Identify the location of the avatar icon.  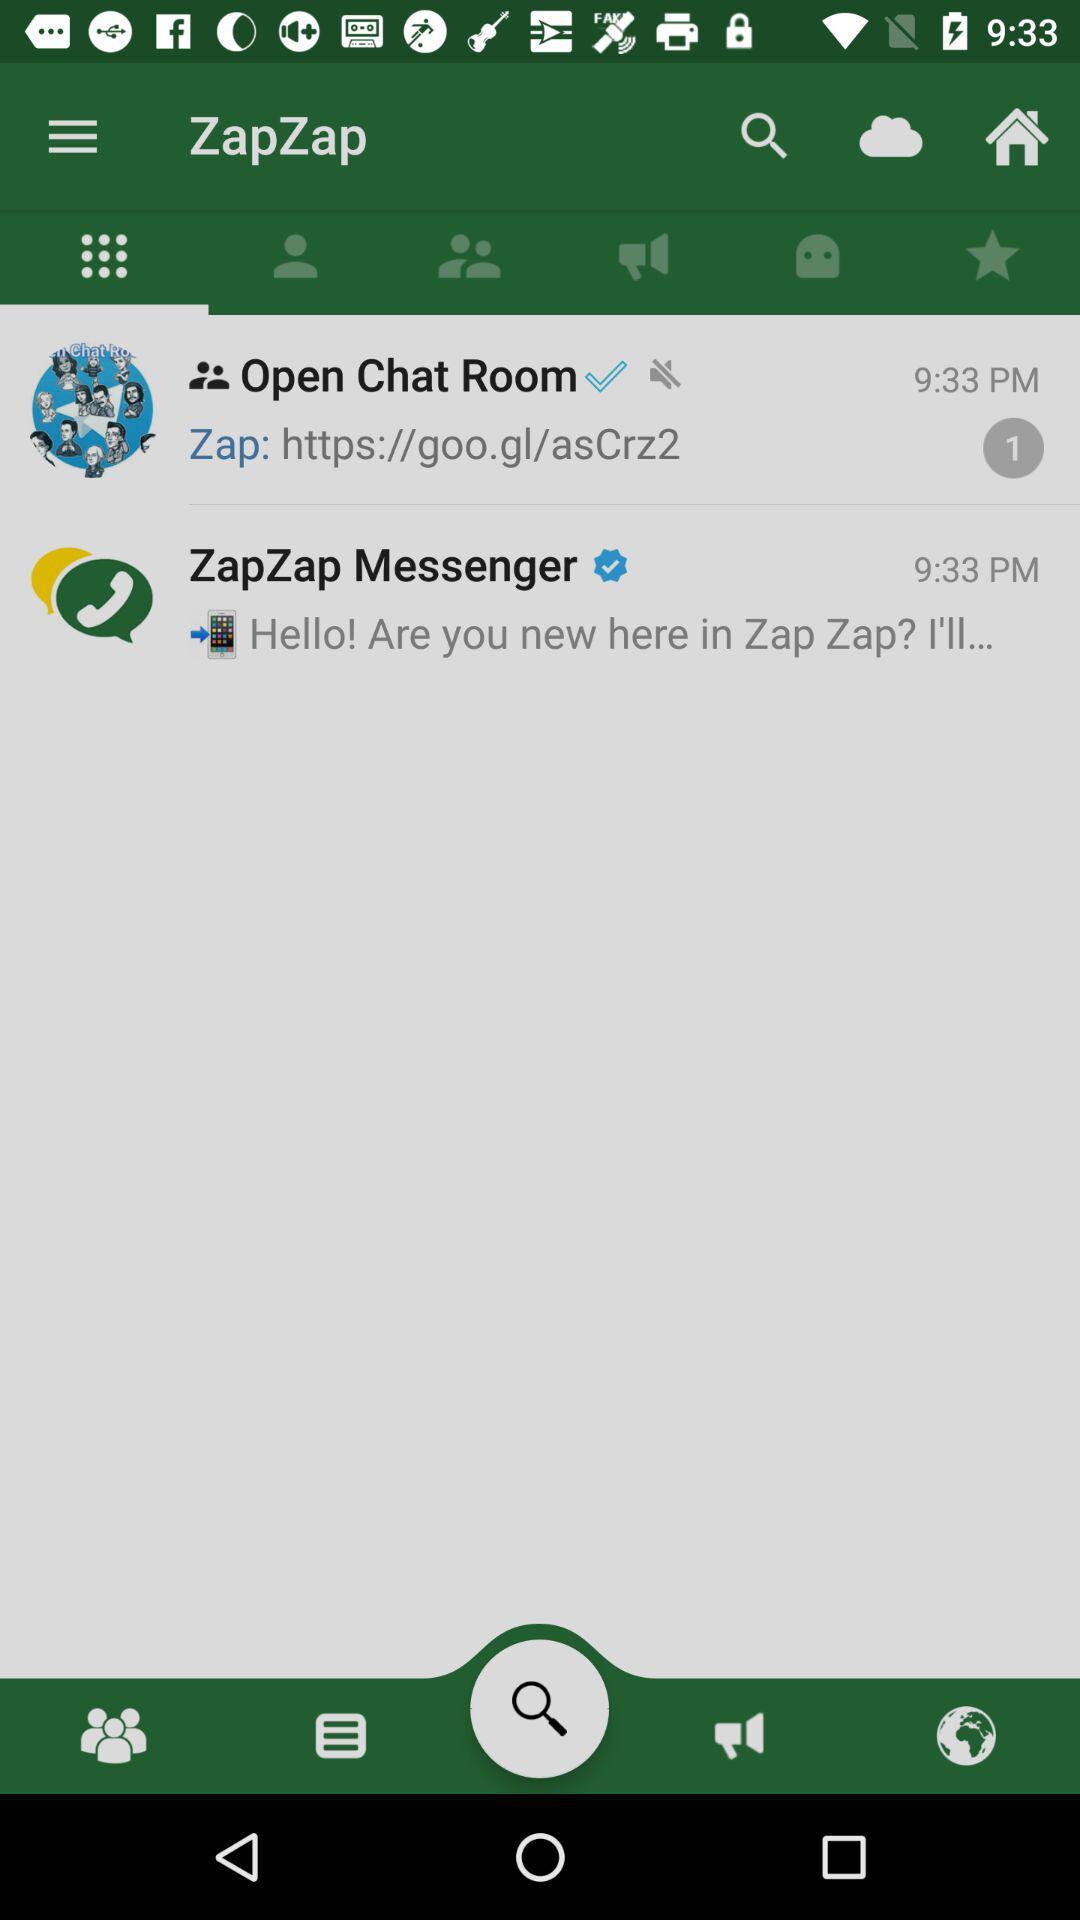
(295, 261).